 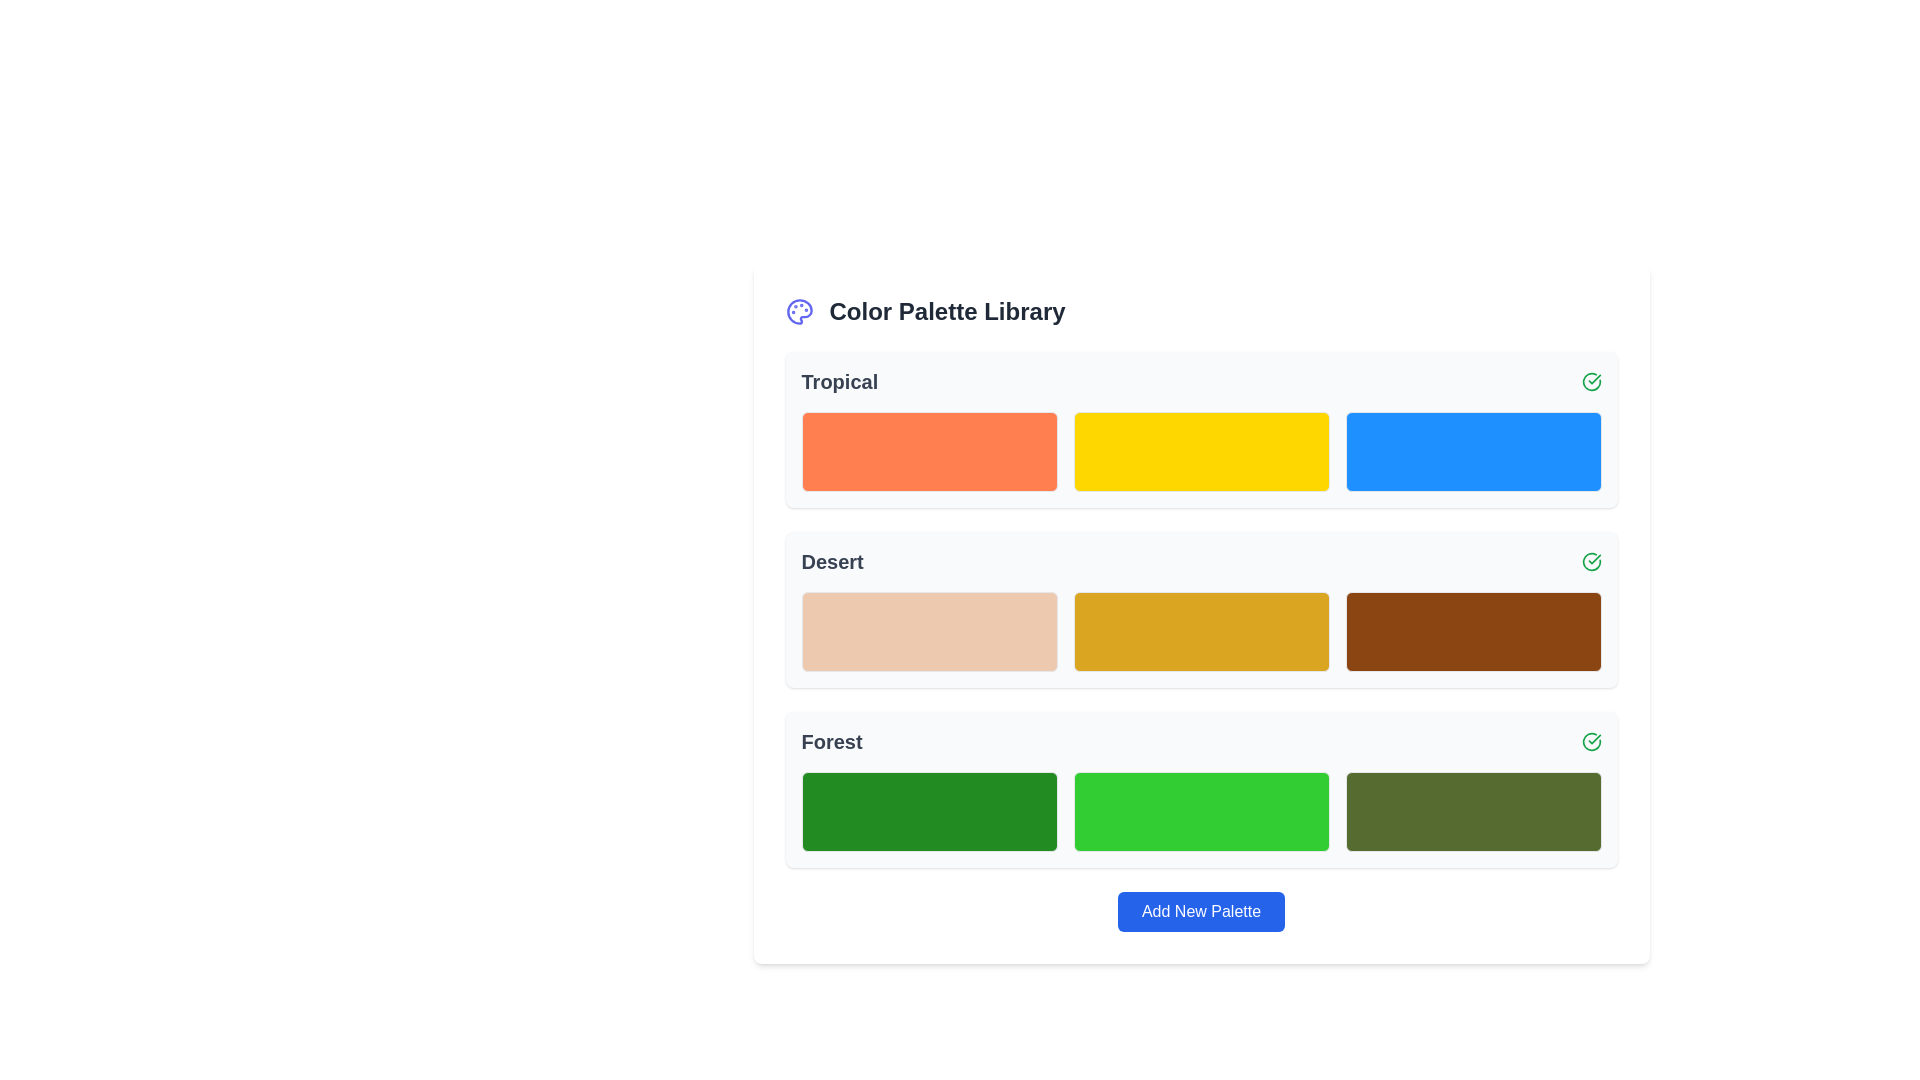 I want to click on the first color display block representing a selectable shade within the 'Forest' palette in the 'Color Palette Library' interface, so click(x=928, y=812).